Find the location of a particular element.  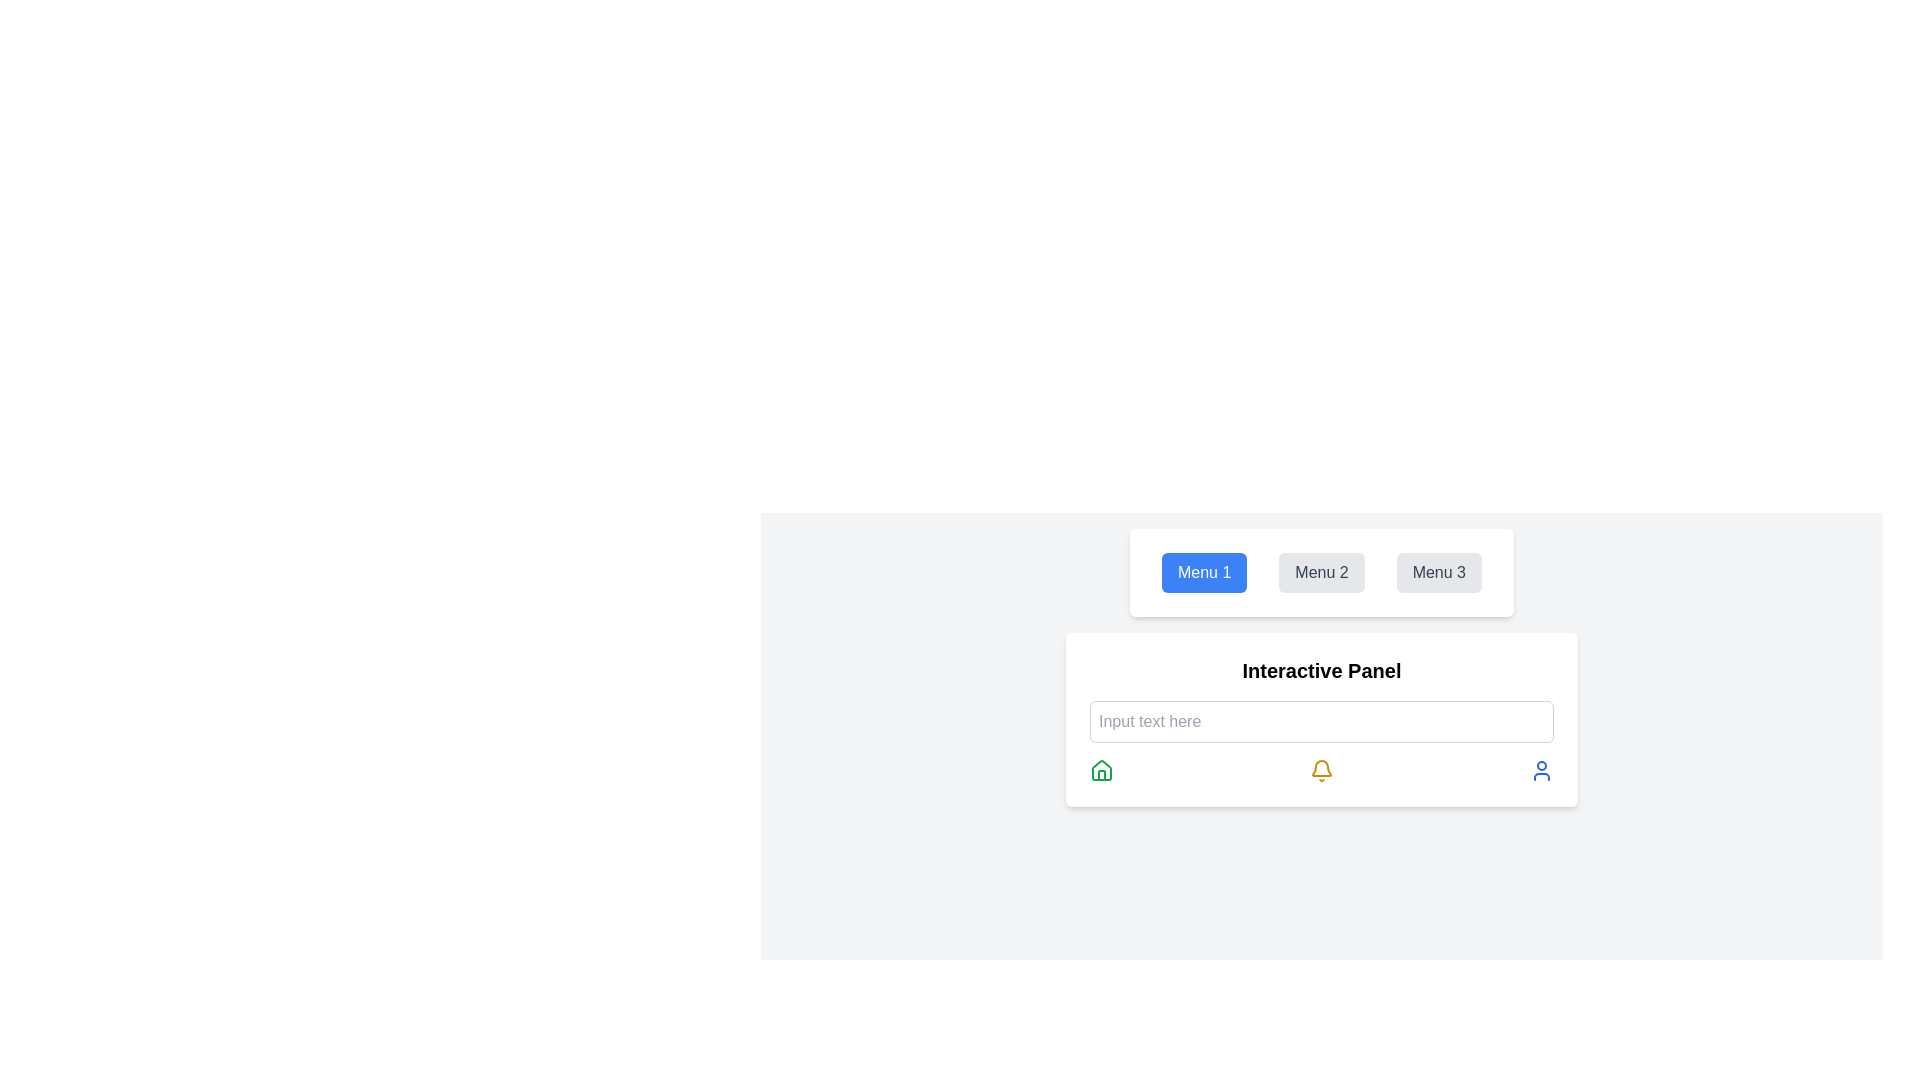

one of the icons in the 'Interactive Panel', which is the user panel located centrally below the menu bar is located at coordinates (1321, 720).